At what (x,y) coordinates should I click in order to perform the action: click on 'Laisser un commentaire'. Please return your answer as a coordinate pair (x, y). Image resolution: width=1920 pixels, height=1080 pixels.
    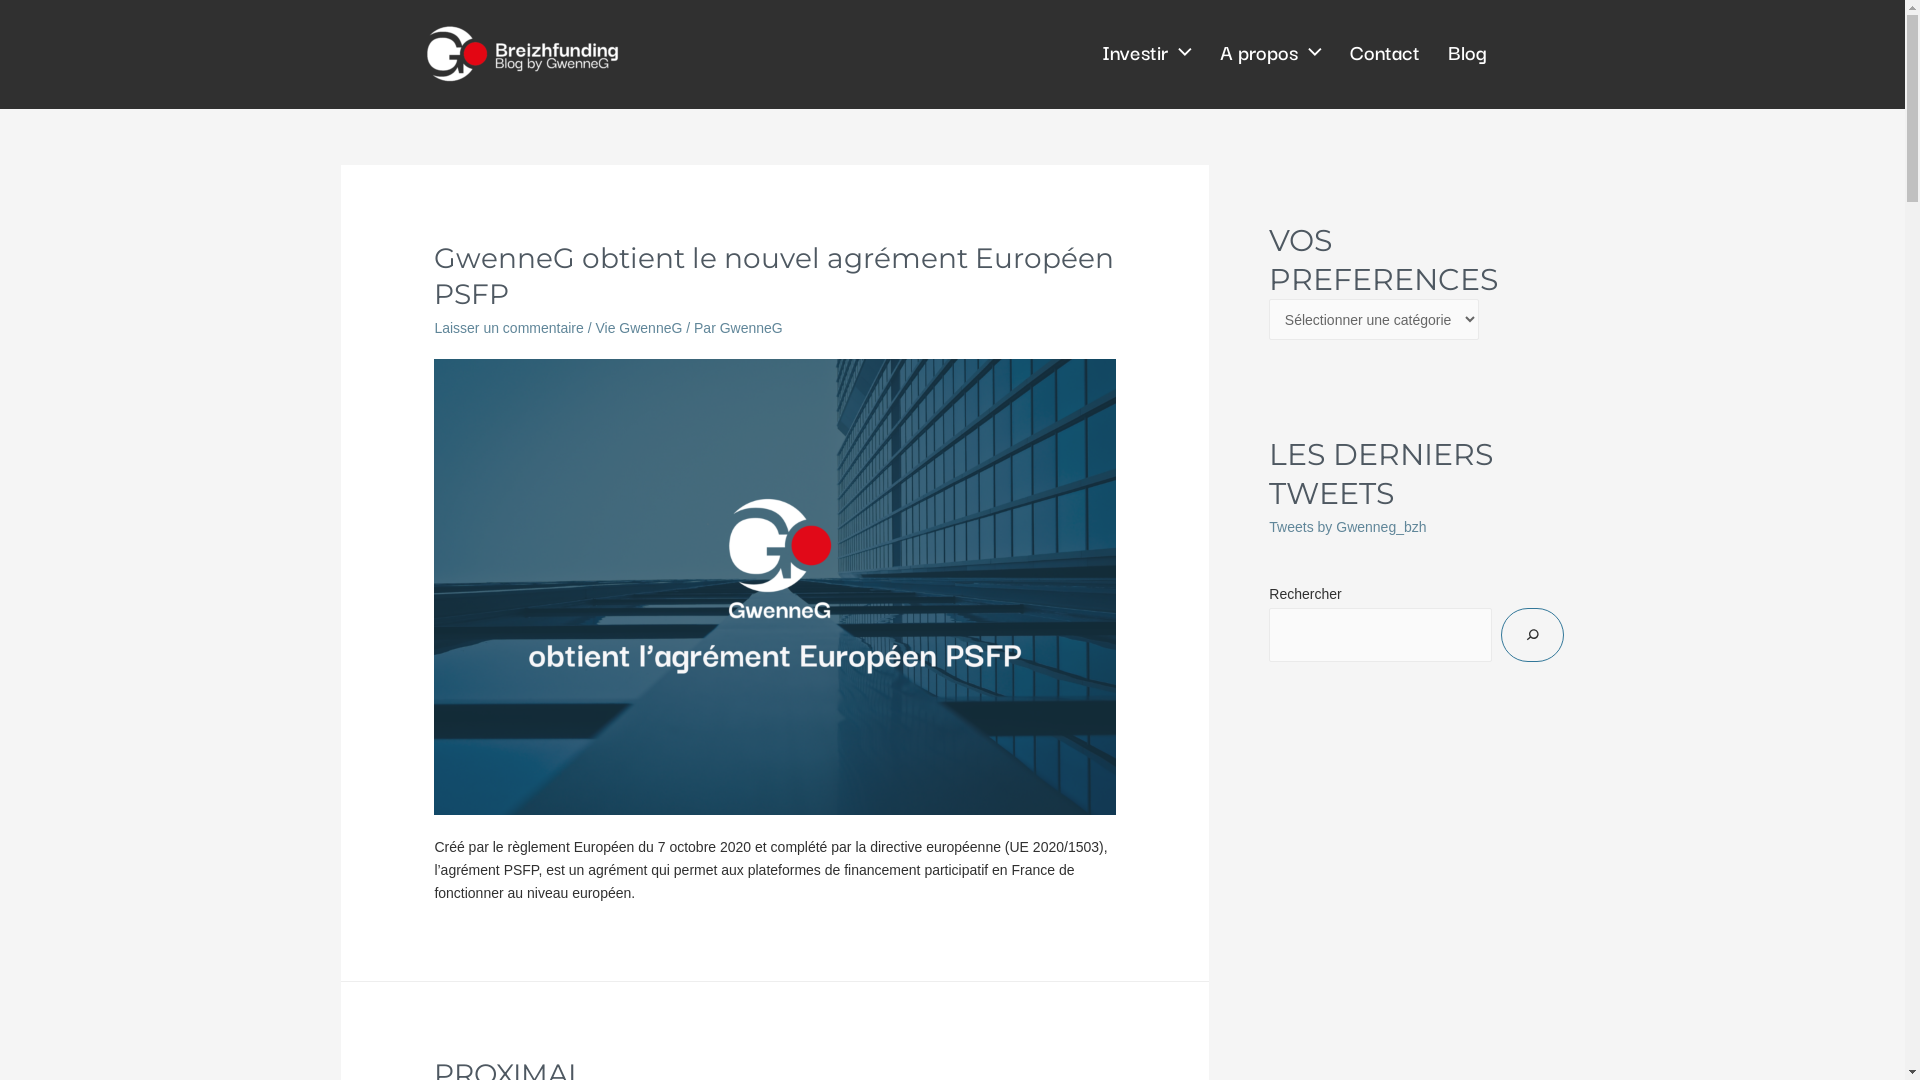
    Looking at the image, I should click on (508, 326).